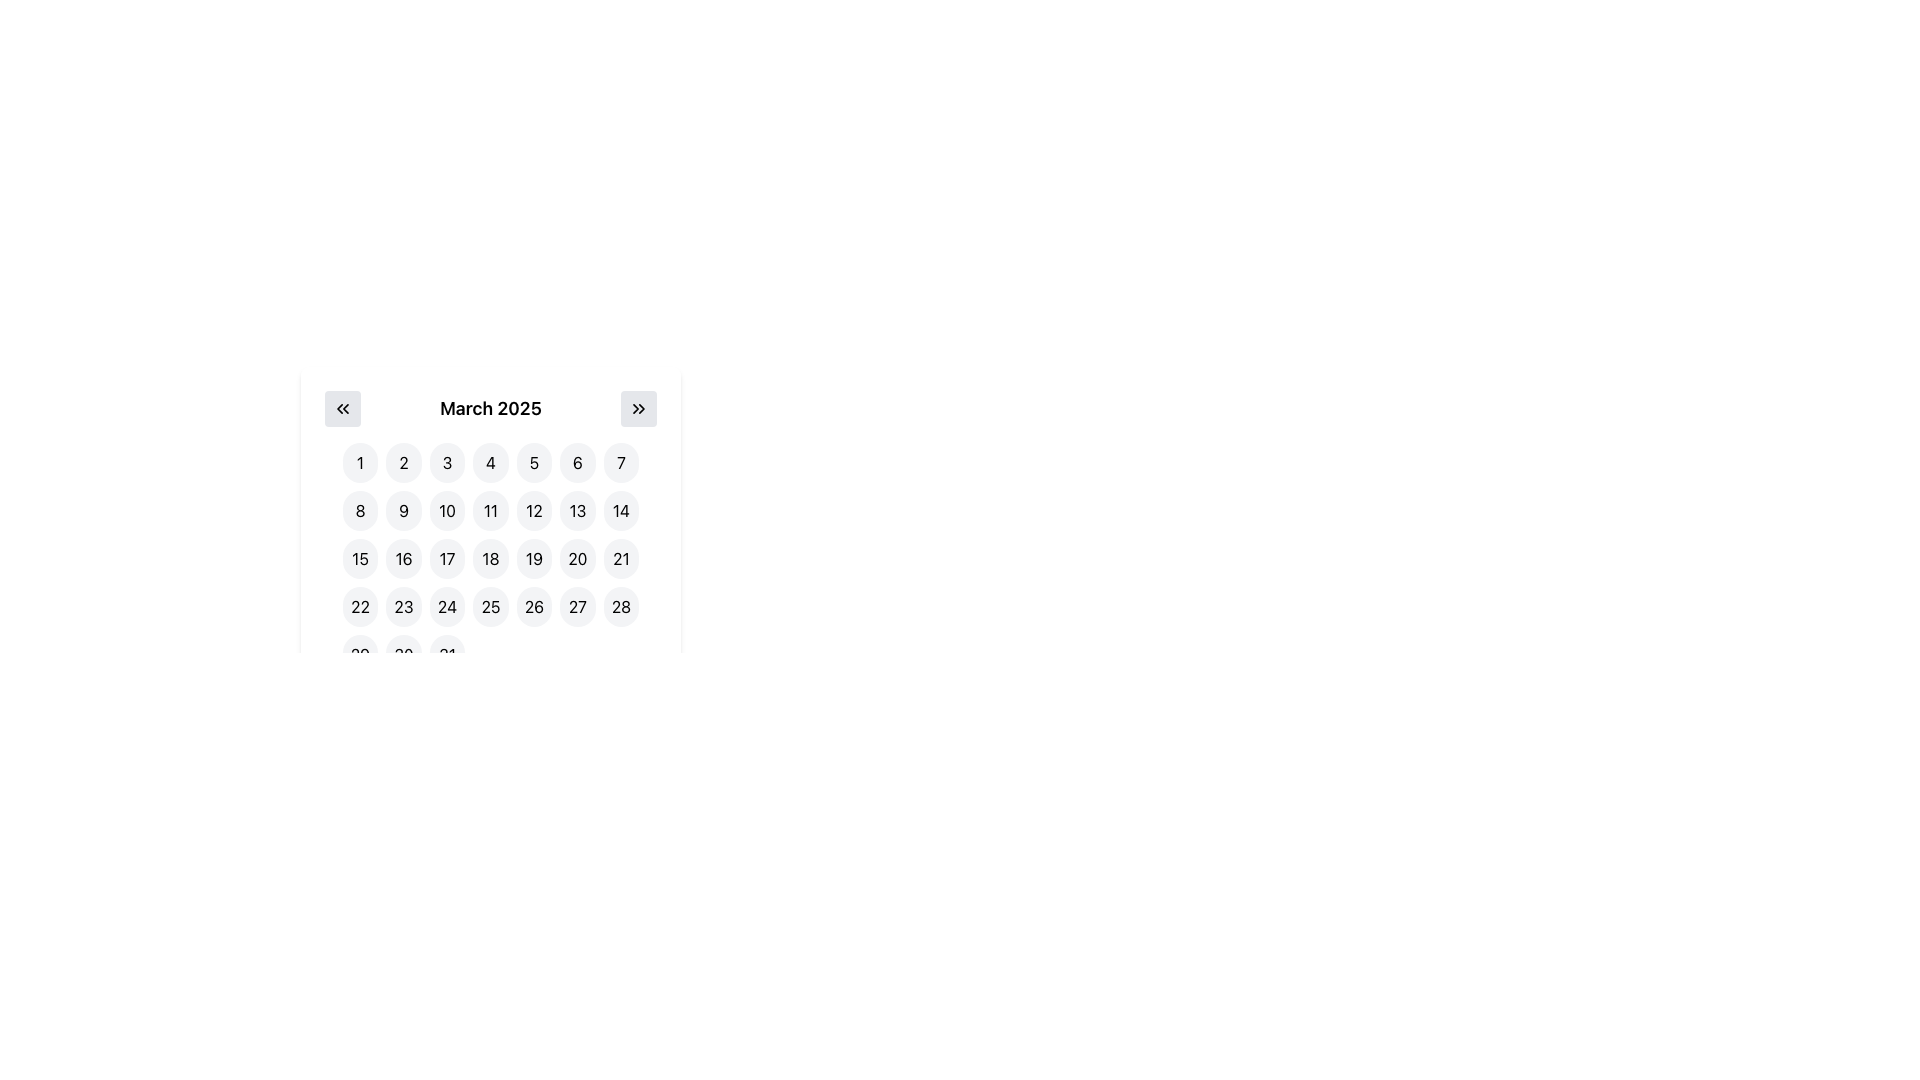 The image size is (1920, 1080). Describe the element at coordinates (620, 605) in the screenshot. I see `the rounded button with a light gray background containing the text '28'` at that location.